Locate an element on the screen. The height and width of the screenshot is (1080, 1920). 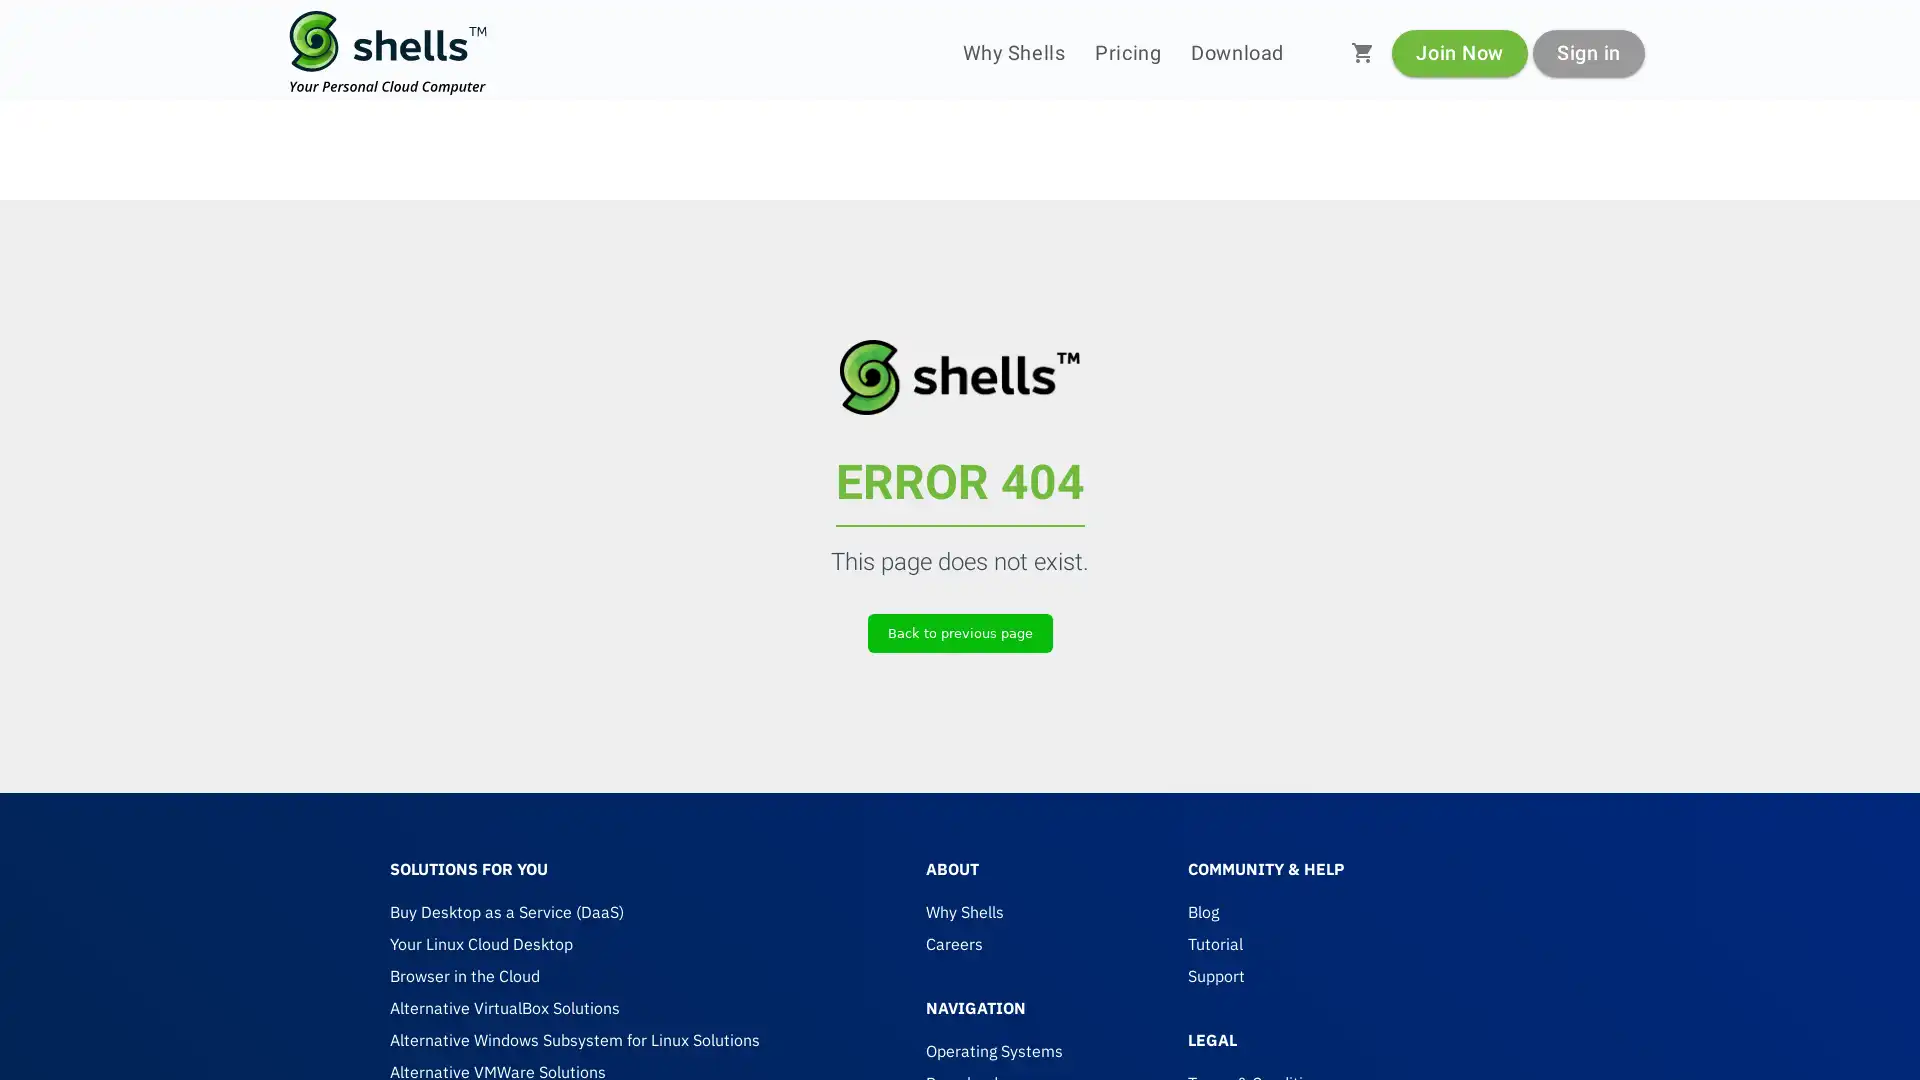
Pricing is located at coordinates (1128, 52).